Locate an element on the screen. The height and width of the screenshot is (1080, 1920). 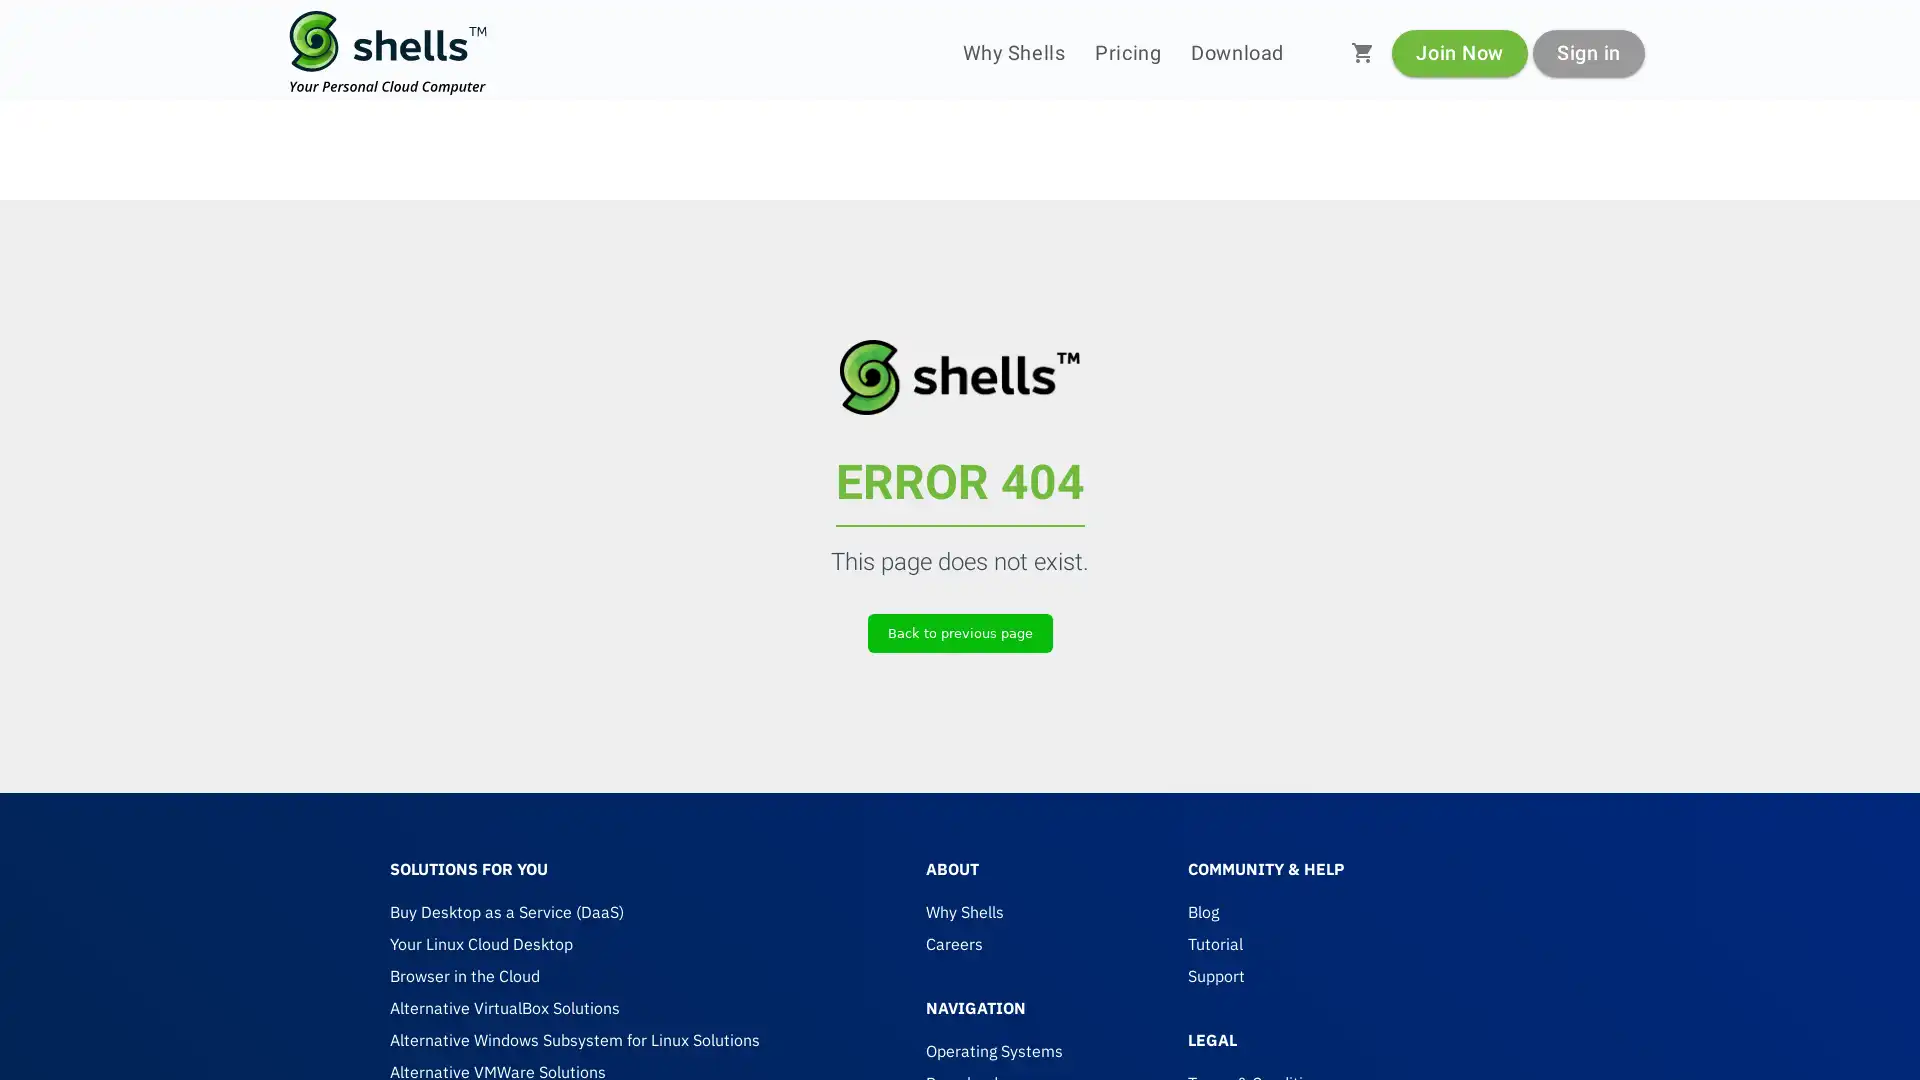
Pricing is located at coordinates (1128, 52).